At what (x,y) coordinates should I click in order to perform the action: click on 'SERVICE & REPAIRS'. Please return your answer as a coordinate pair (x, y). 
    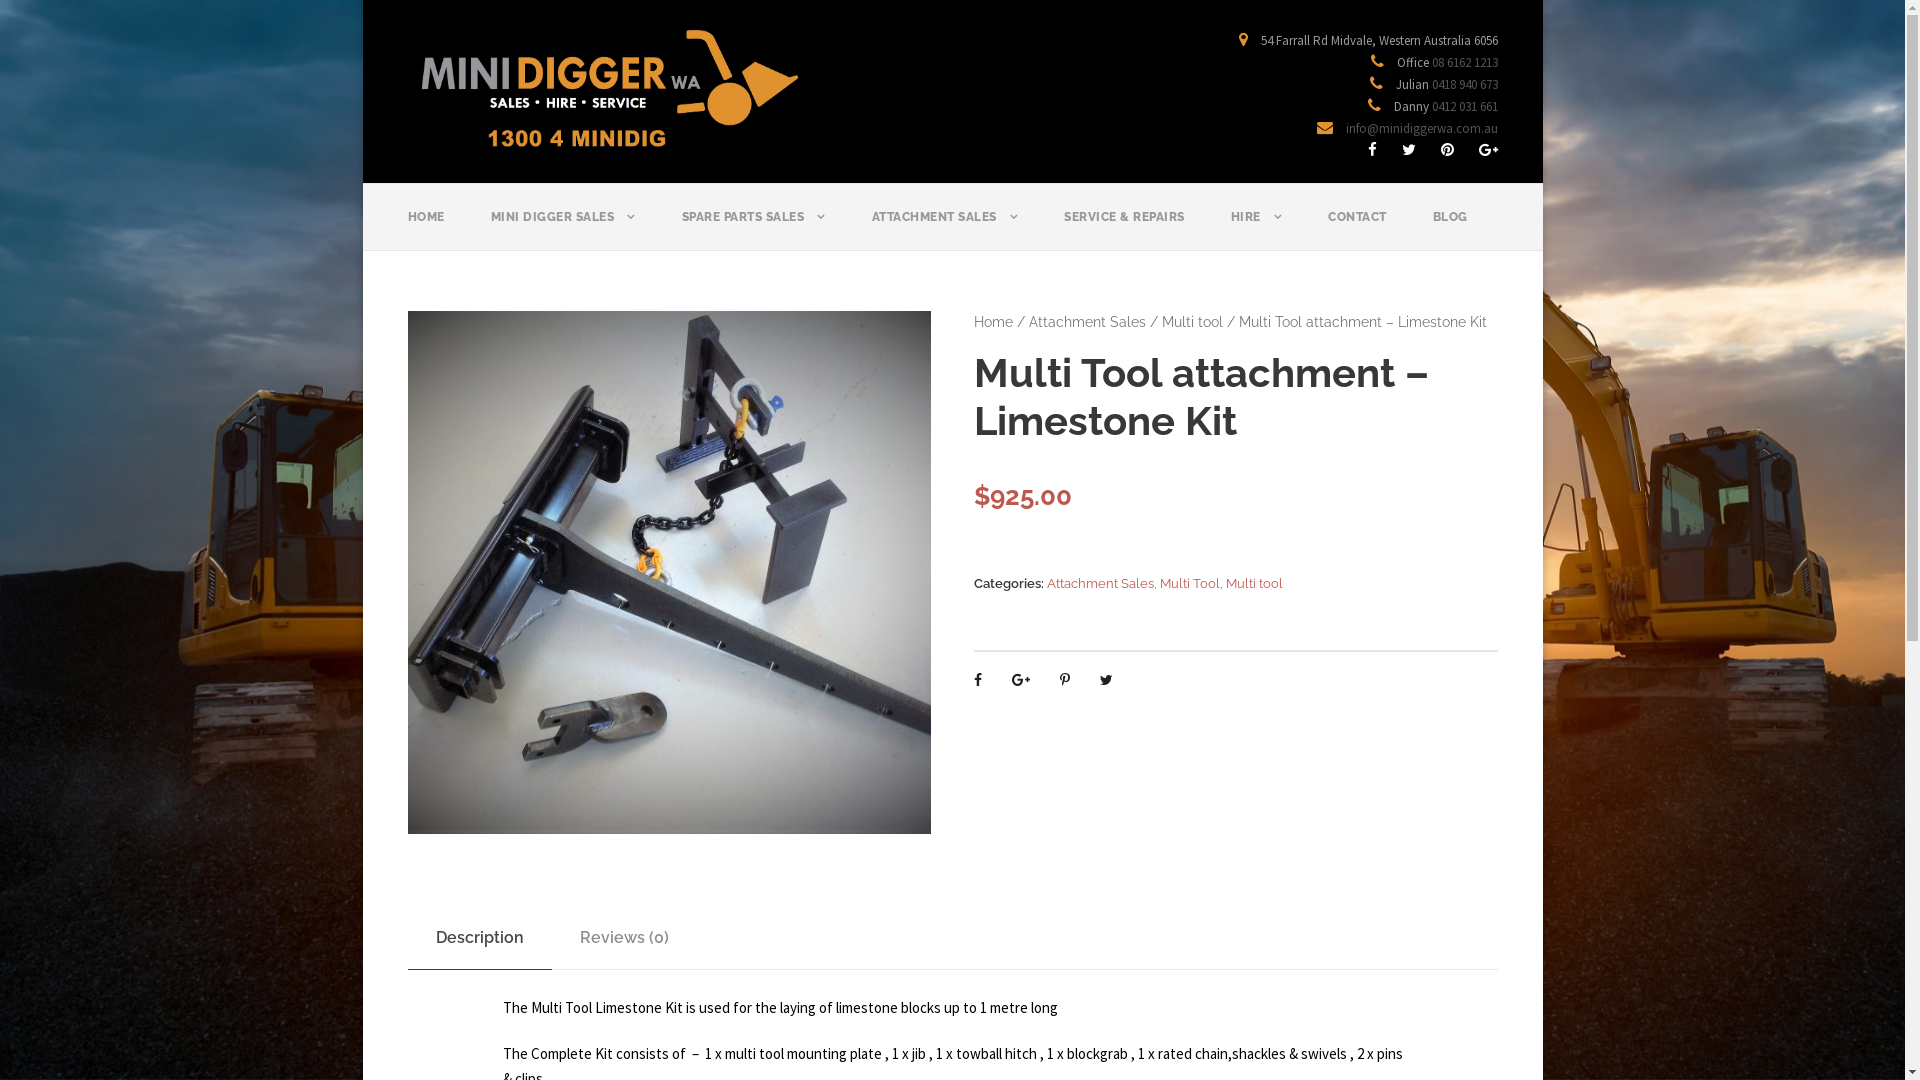
    Looking at the image, I should click on (1124, 227).